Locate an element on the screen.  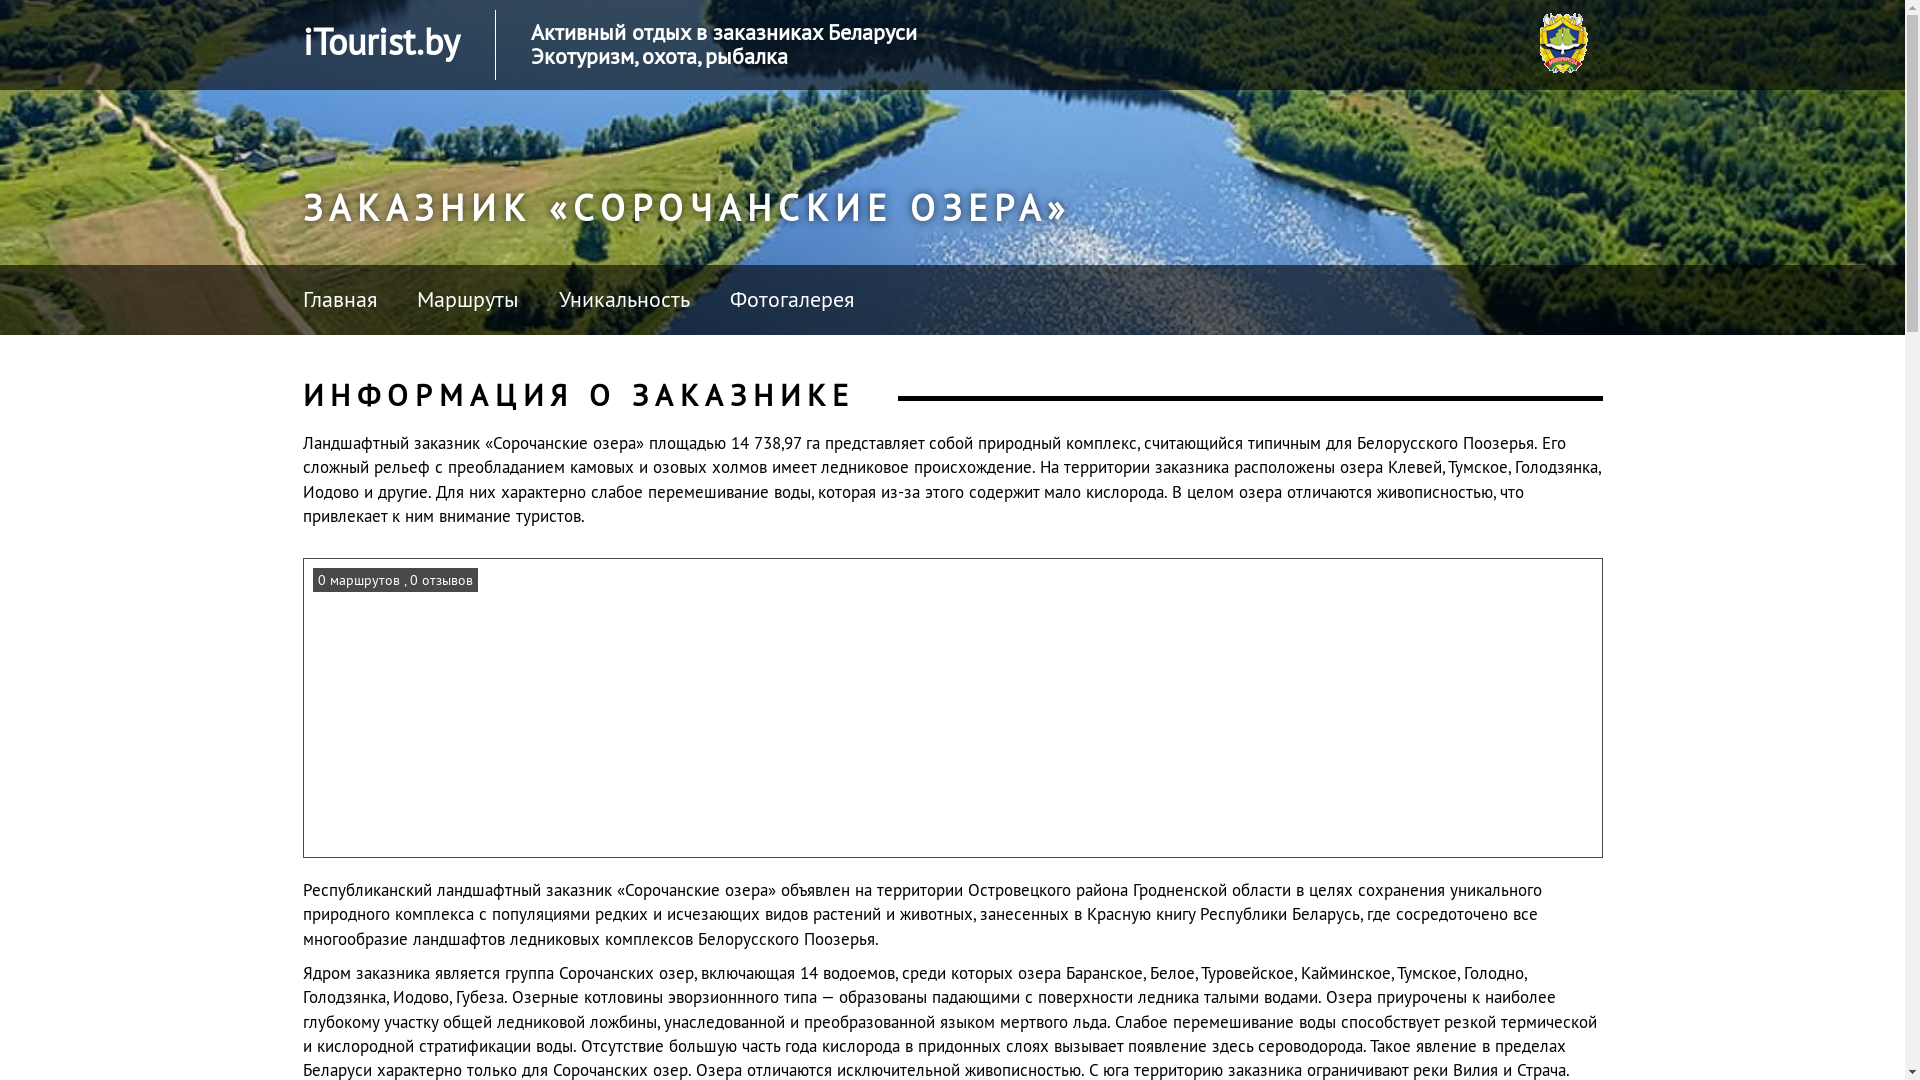
'iTourist.by' is located at coordinates (380, 42).